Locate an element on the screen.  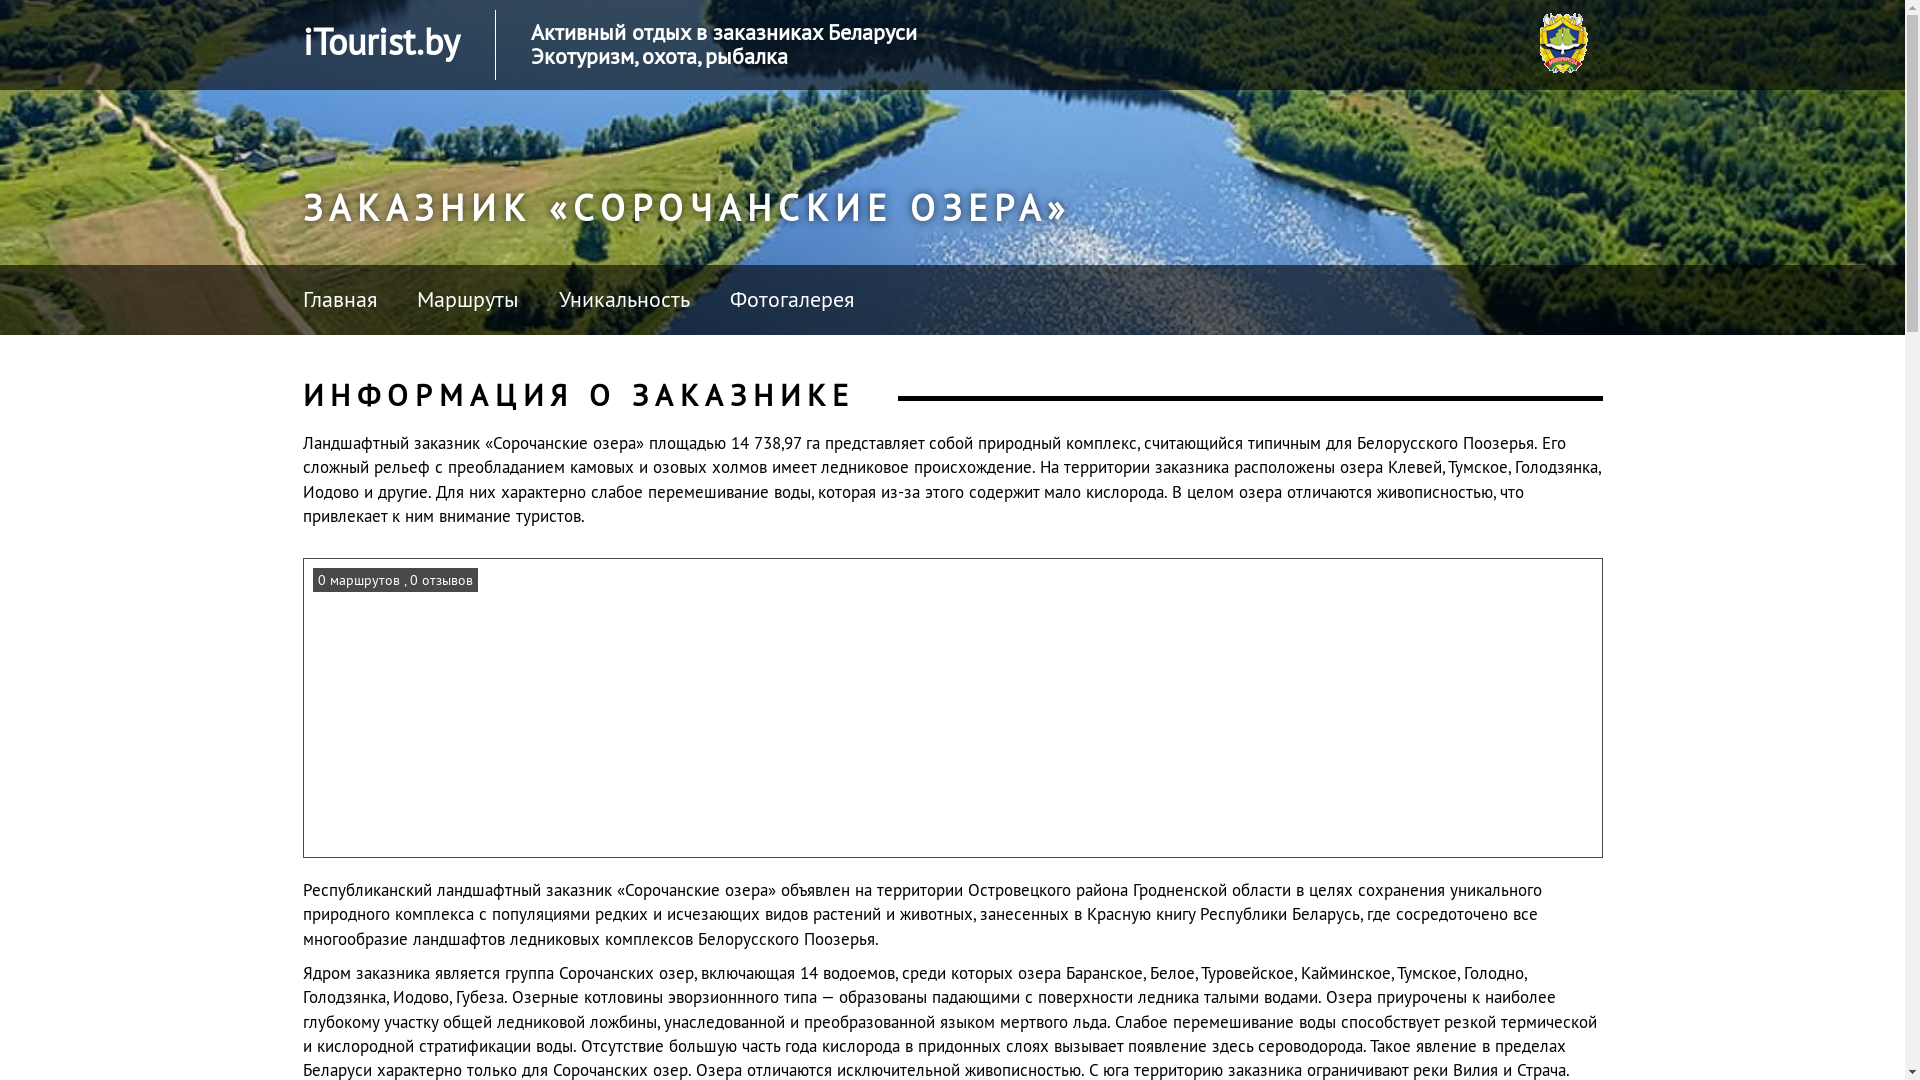
'iTourist.by' is located at coordinates (380, 42).